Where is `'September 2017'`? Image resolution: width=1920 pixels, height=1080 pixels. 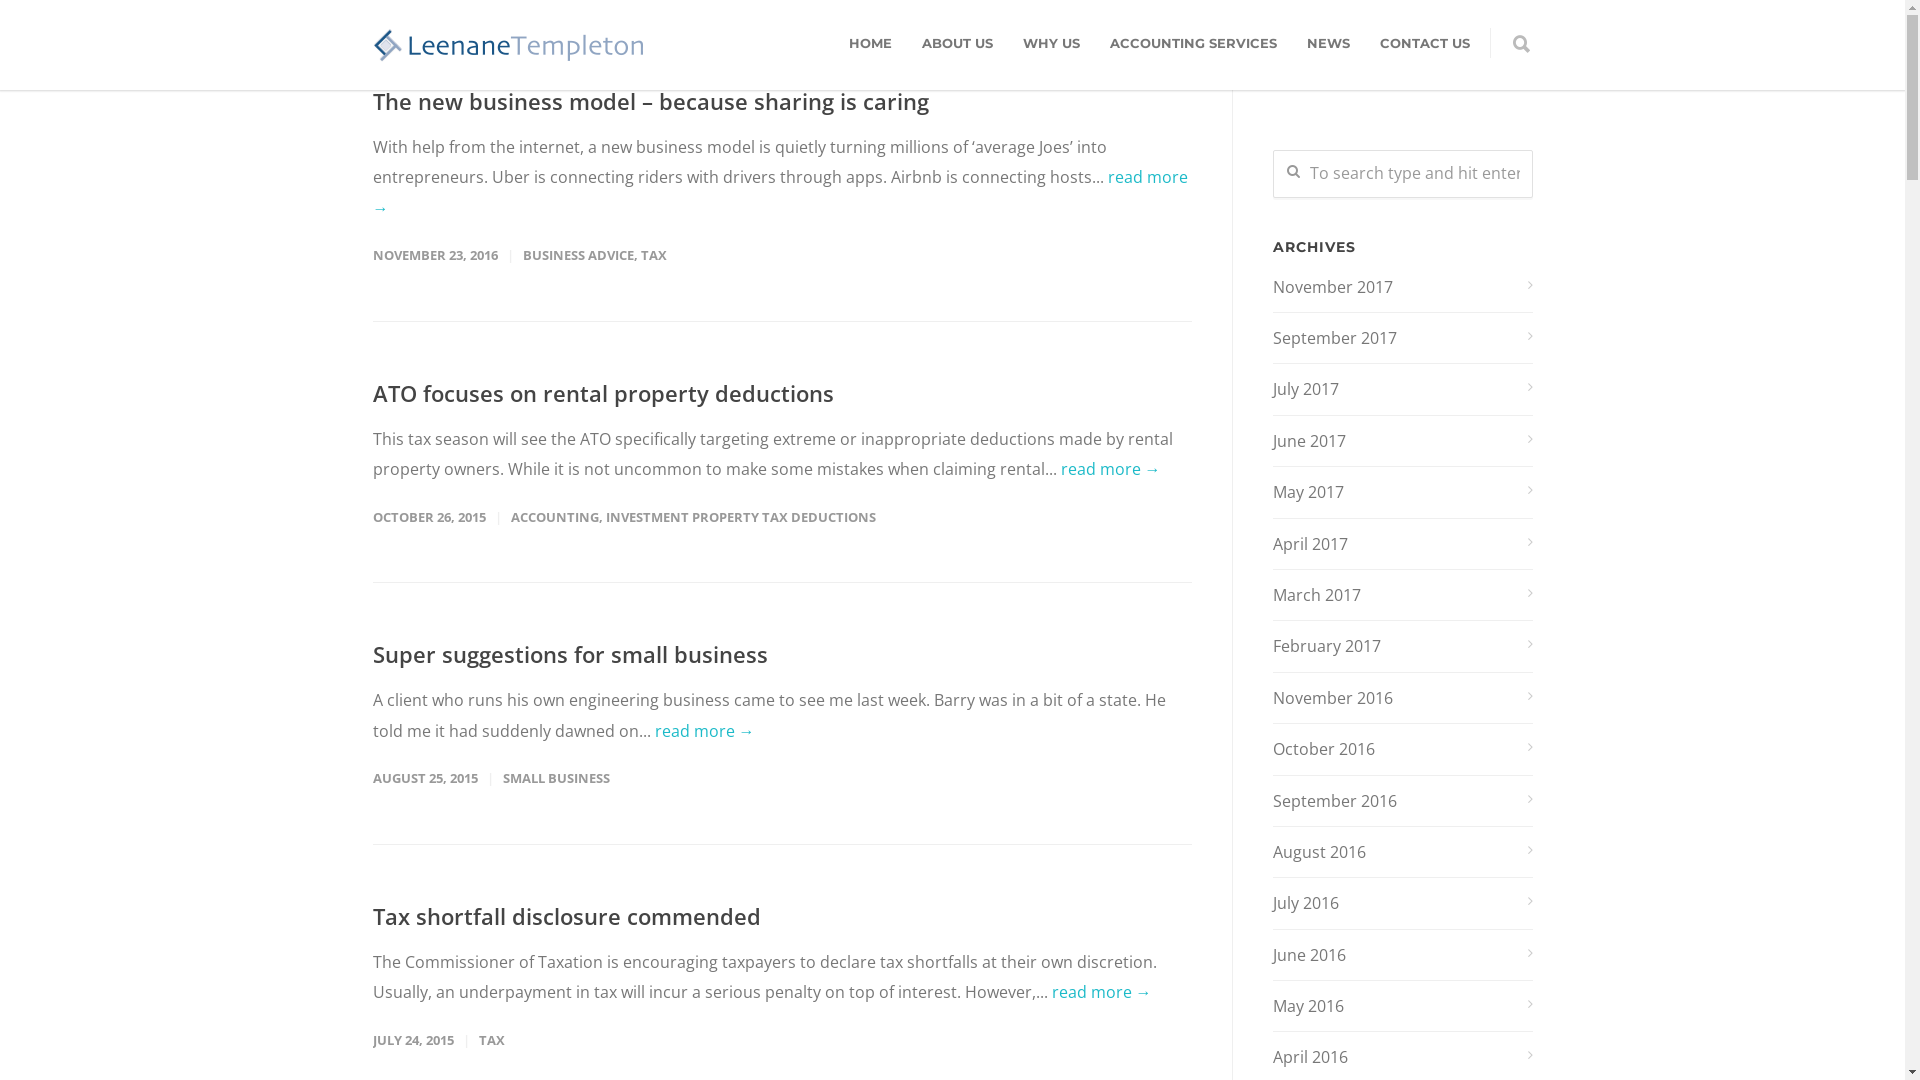 'September 2017' is located at coordinates (1400, 337).